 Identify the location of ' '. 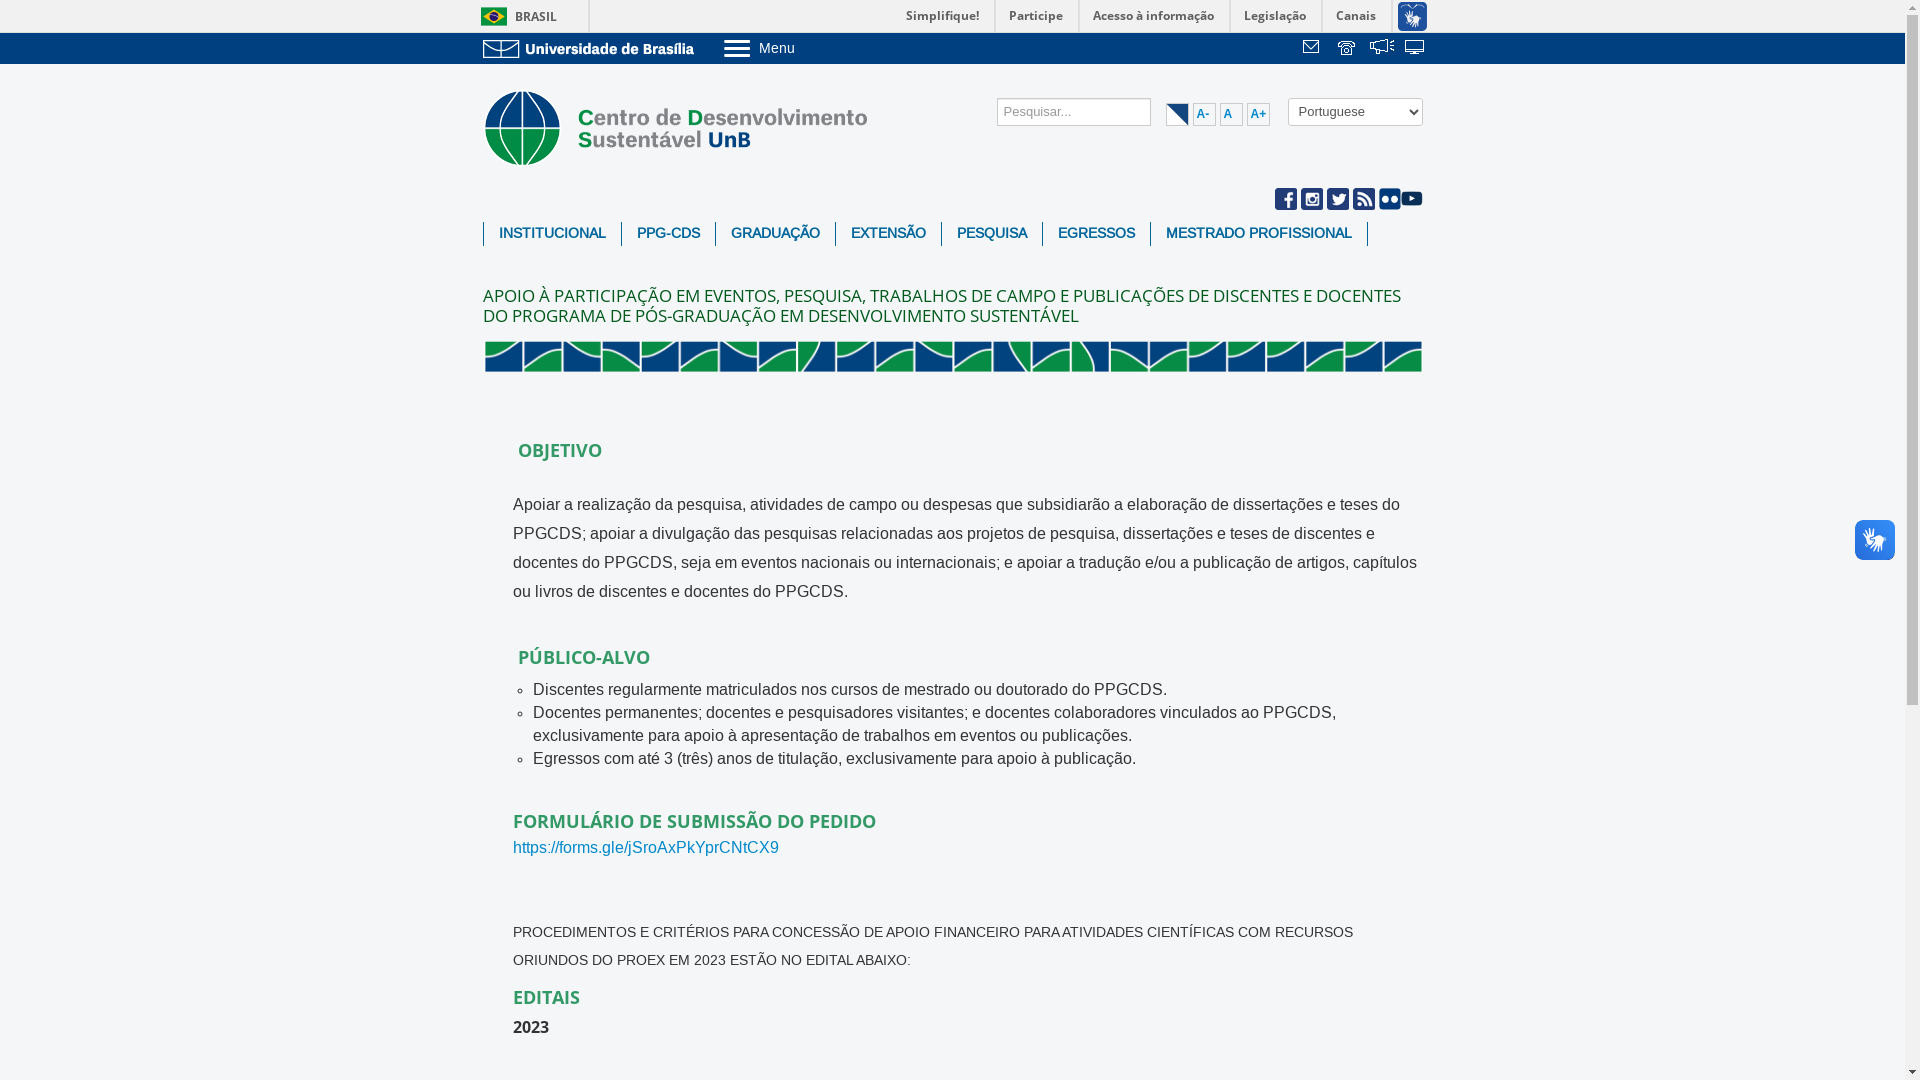
(1381, 48).